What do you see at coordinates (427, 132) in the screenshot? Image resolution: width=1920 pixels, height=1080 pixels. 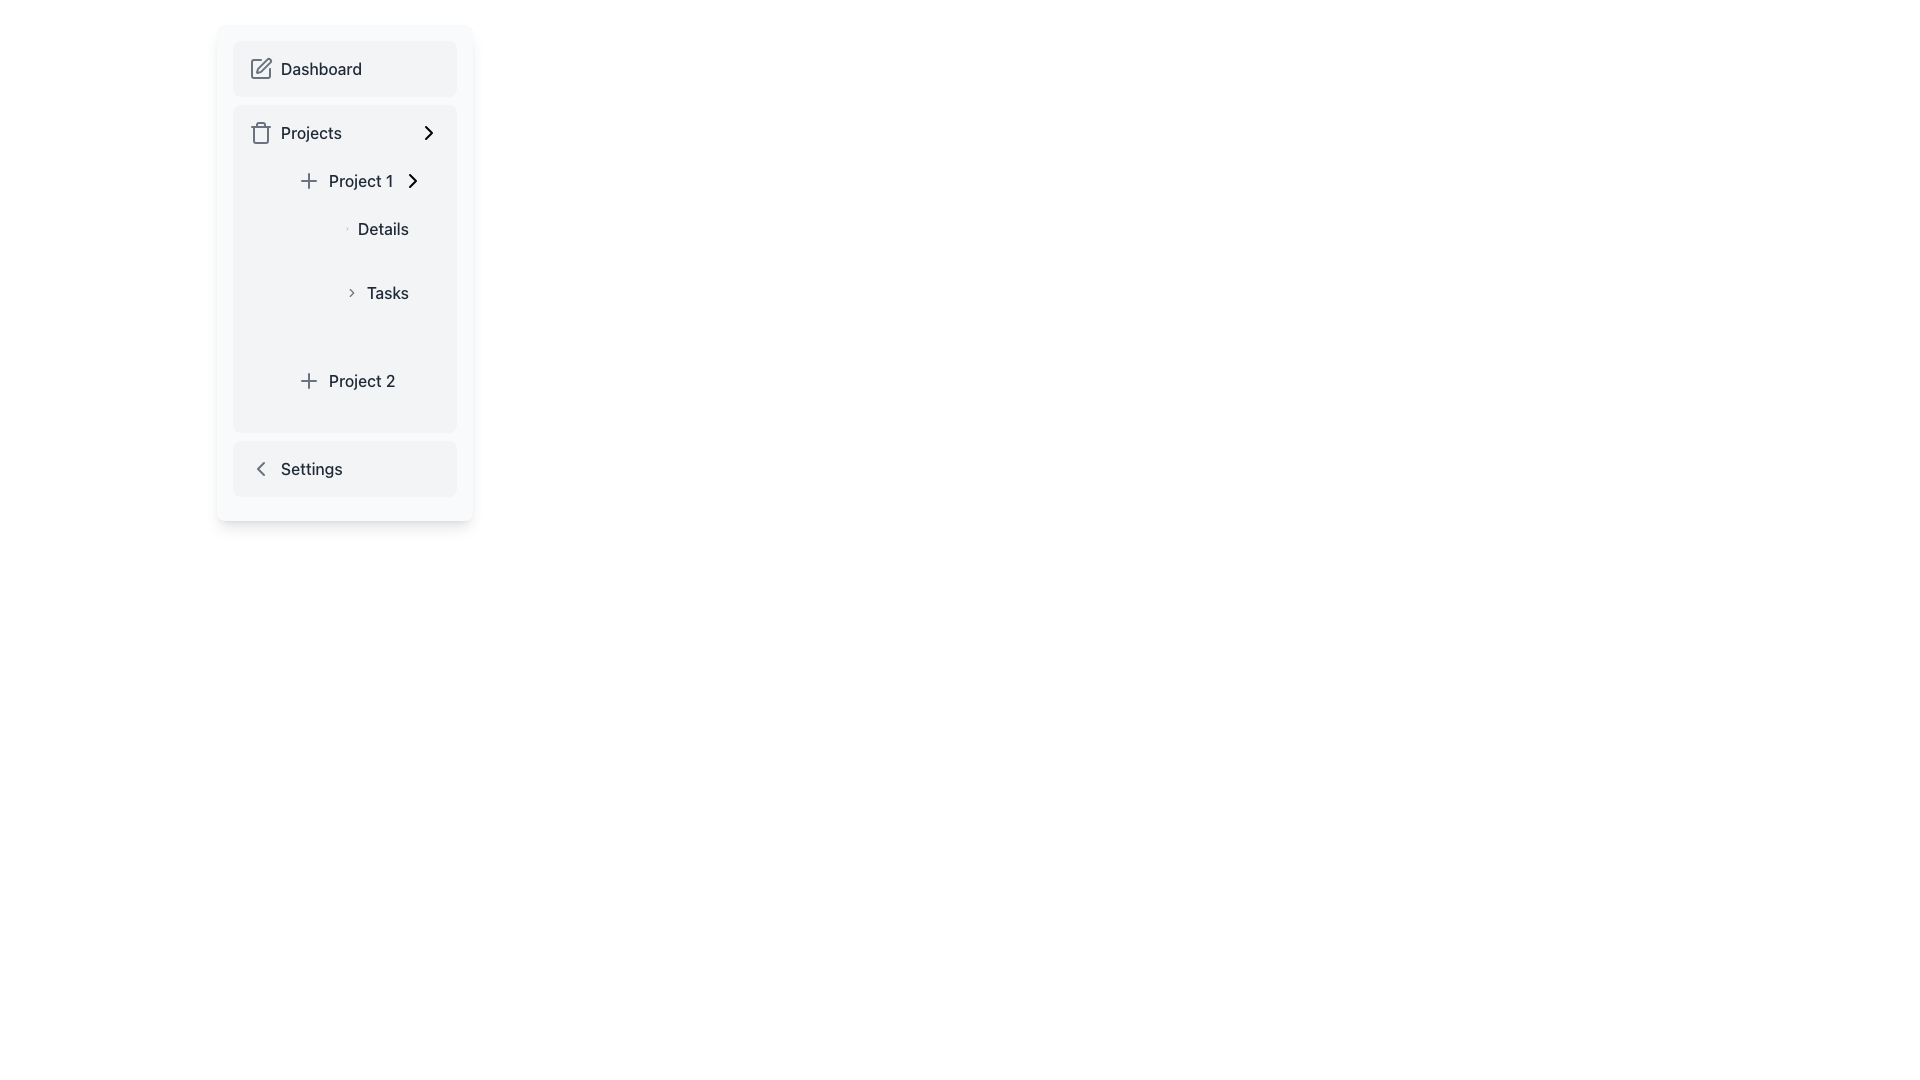 I see `the Chevron Icon, which serves as an expandable/collapsible indicator for the 'Projects' section` at bounding box center [427, 132].